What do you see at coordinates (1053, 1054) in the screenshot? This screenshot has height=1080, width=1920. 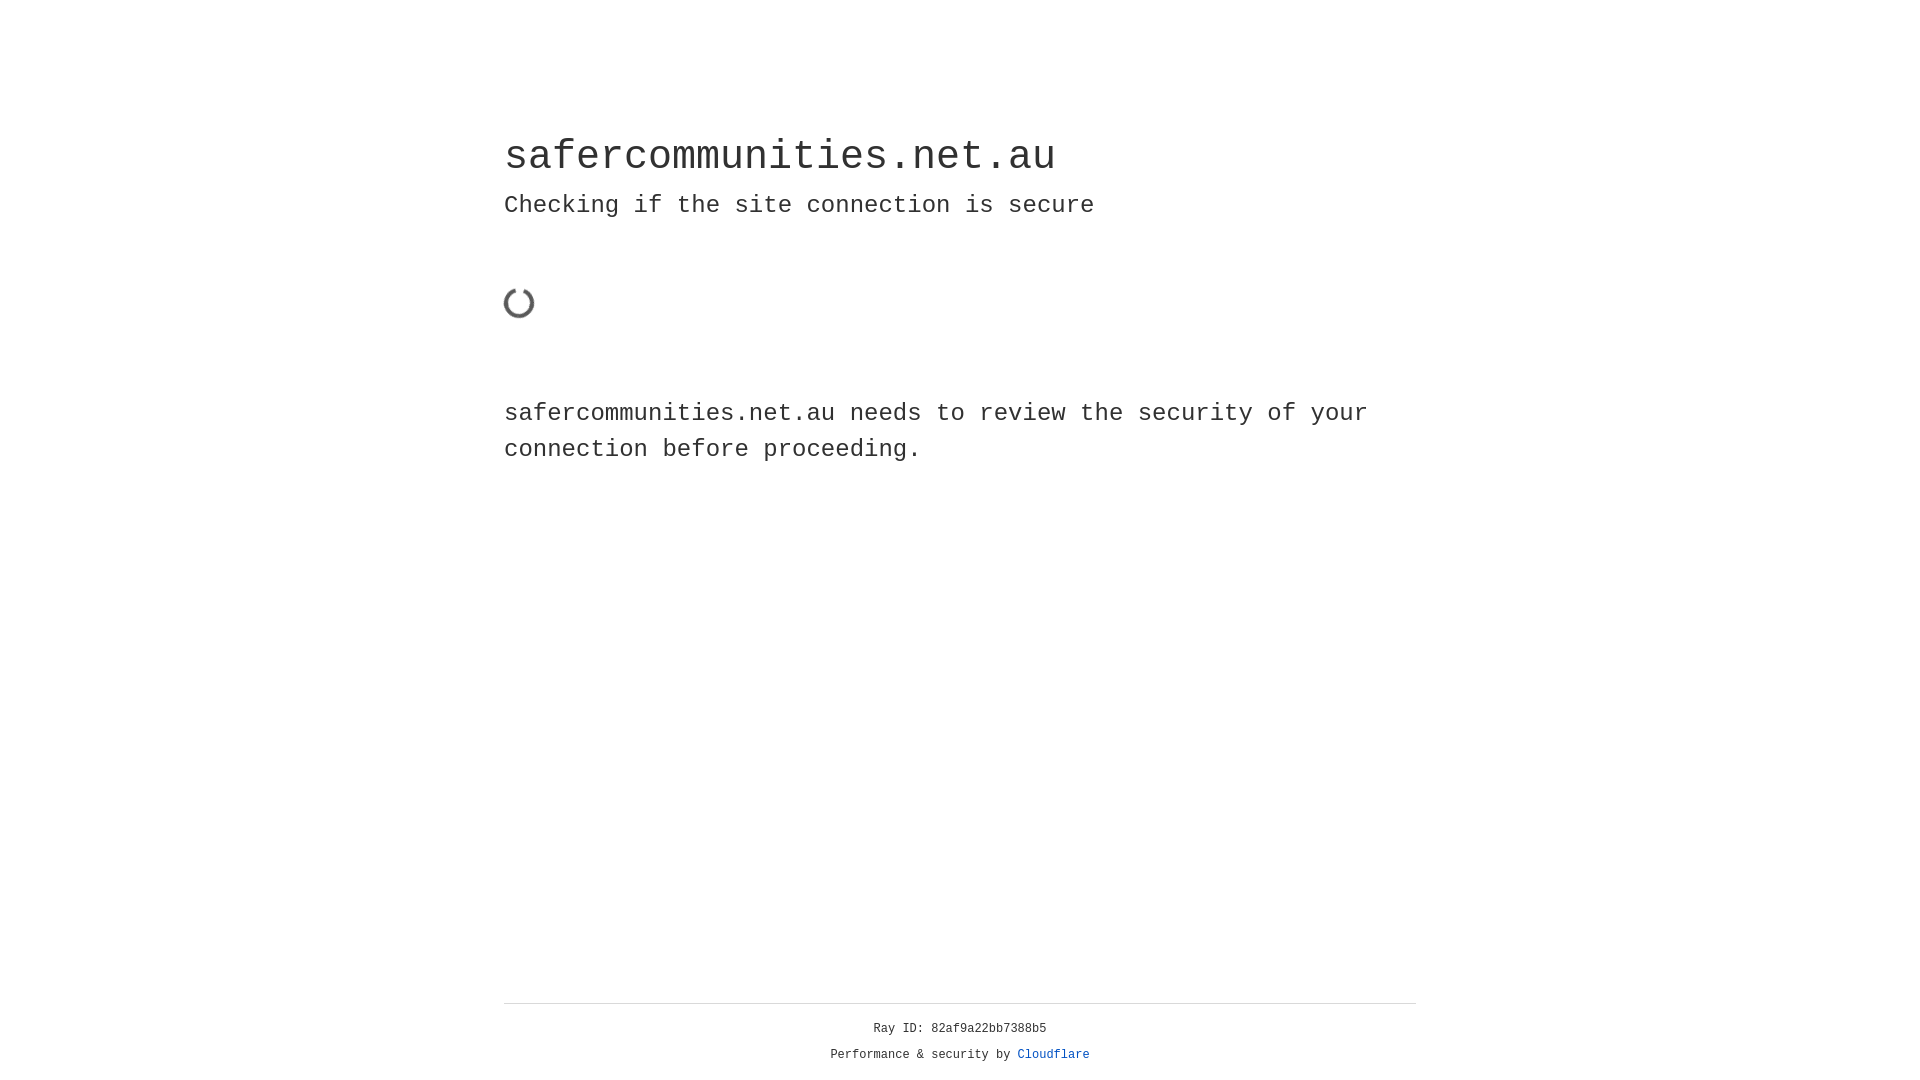 I see `'Cloudflare'` at bounding box center [1053, 1054].